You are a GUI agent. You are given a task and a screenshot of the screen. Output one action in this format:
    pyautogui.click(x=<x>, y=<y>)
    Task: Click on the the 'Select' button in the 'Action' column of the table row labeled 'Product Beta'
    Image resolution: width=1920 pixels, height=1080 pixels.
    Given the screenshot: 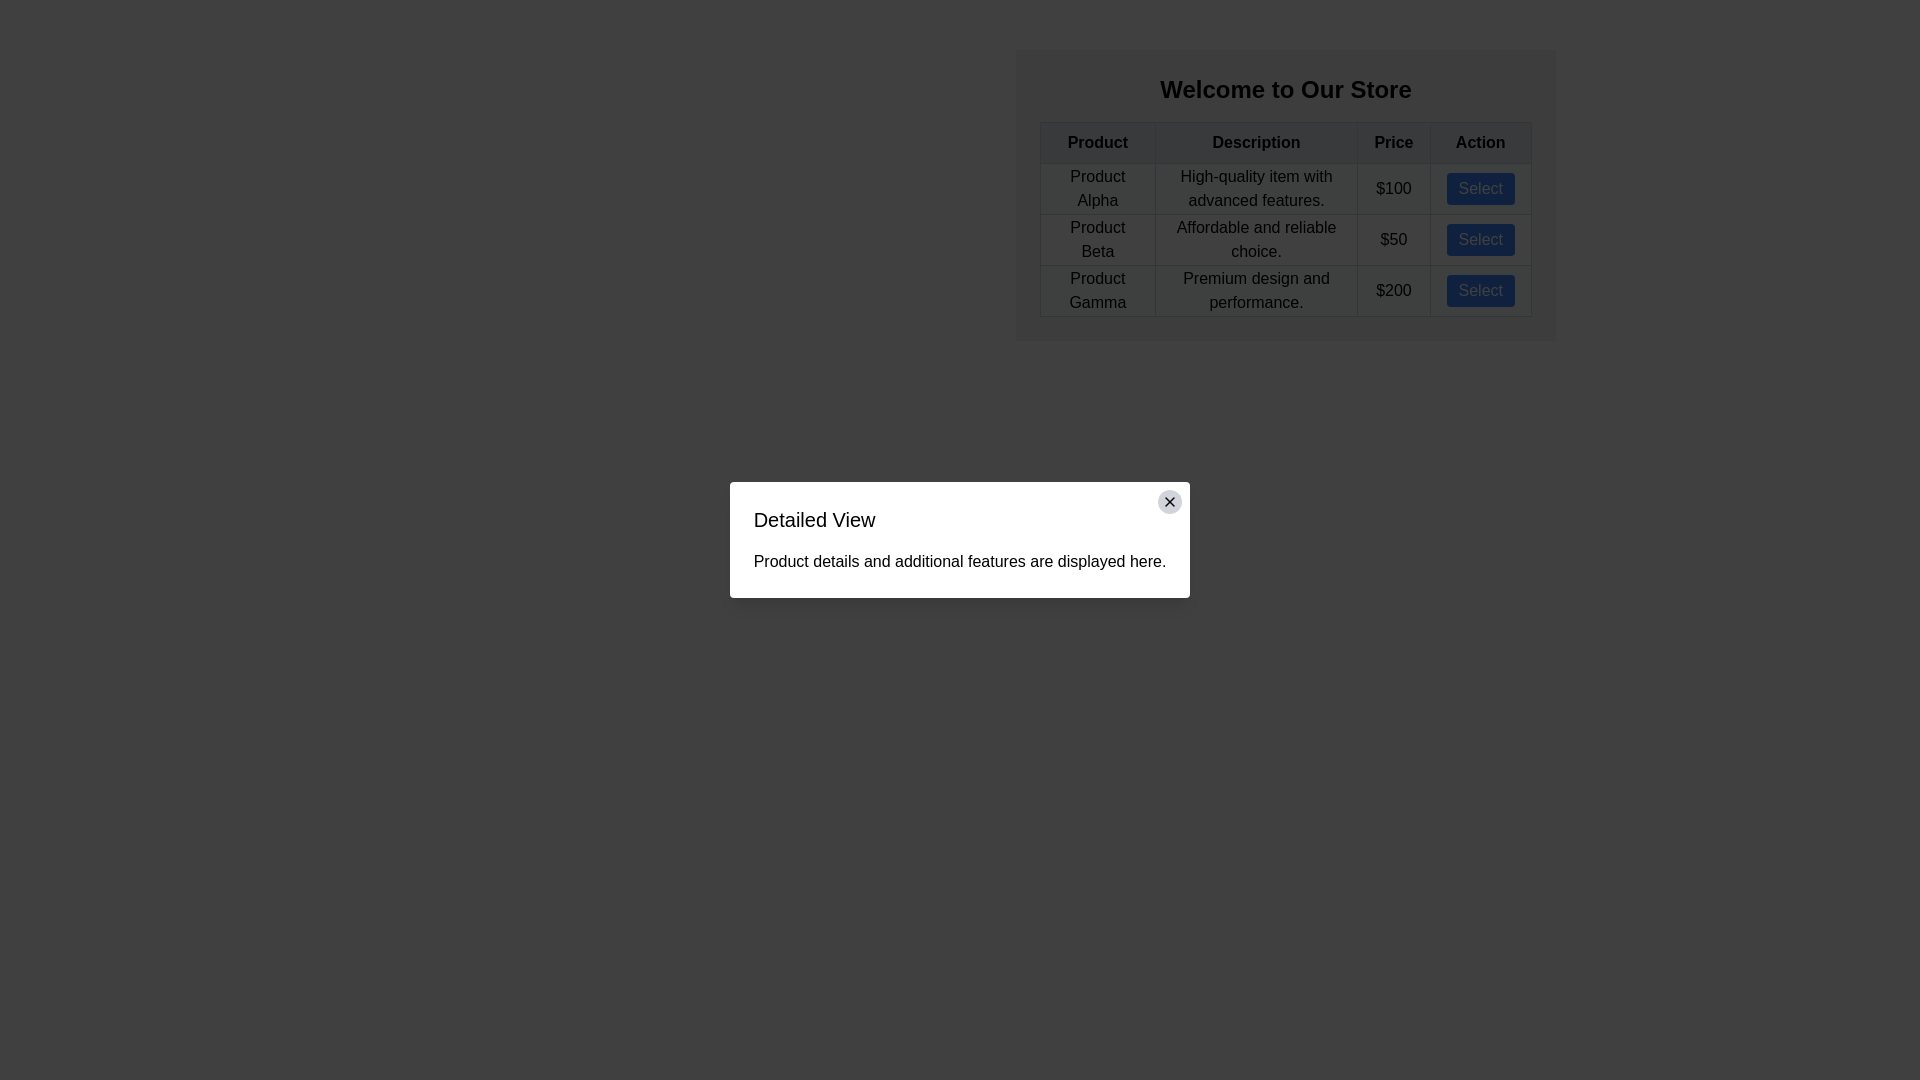 What is the action you would take?
    pyautogui.click(x=1479, y=238)
    